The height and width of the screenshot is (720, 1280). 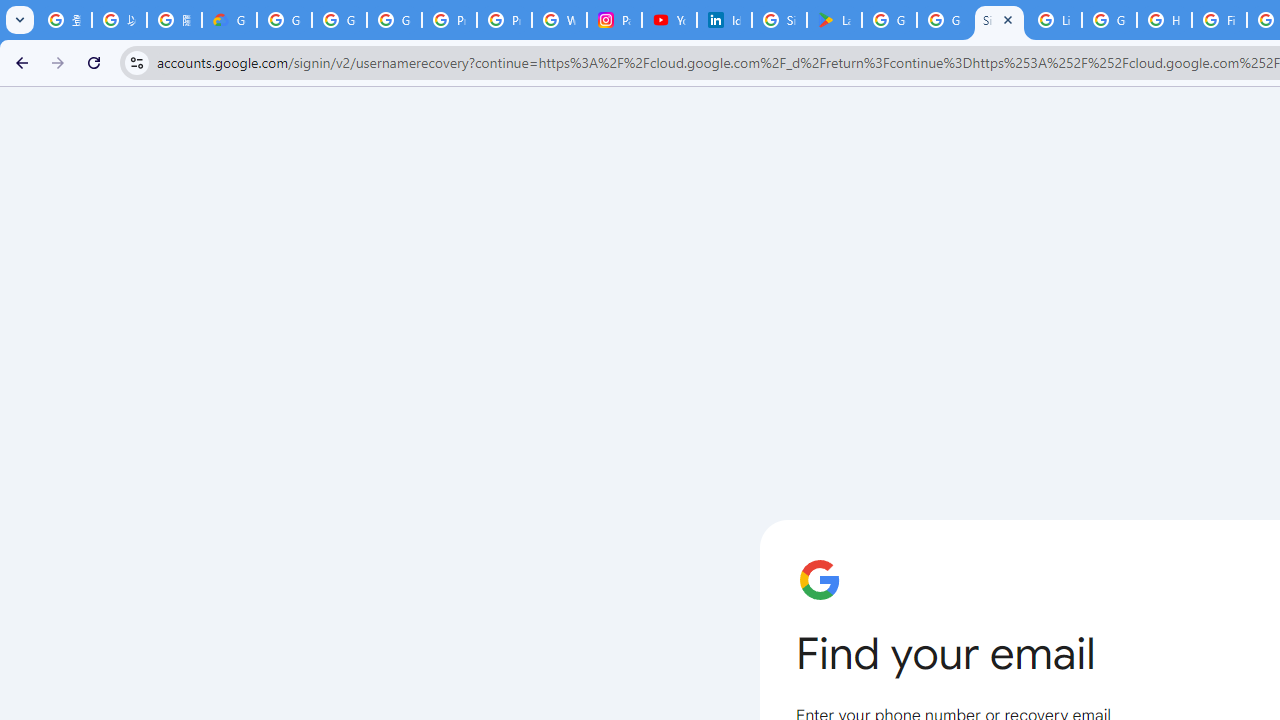 What do you see at coordinates (504, 20) in the screenshot?
I see `'Privacy Help Center - Policies Help'` at bounding box center [504, 20].